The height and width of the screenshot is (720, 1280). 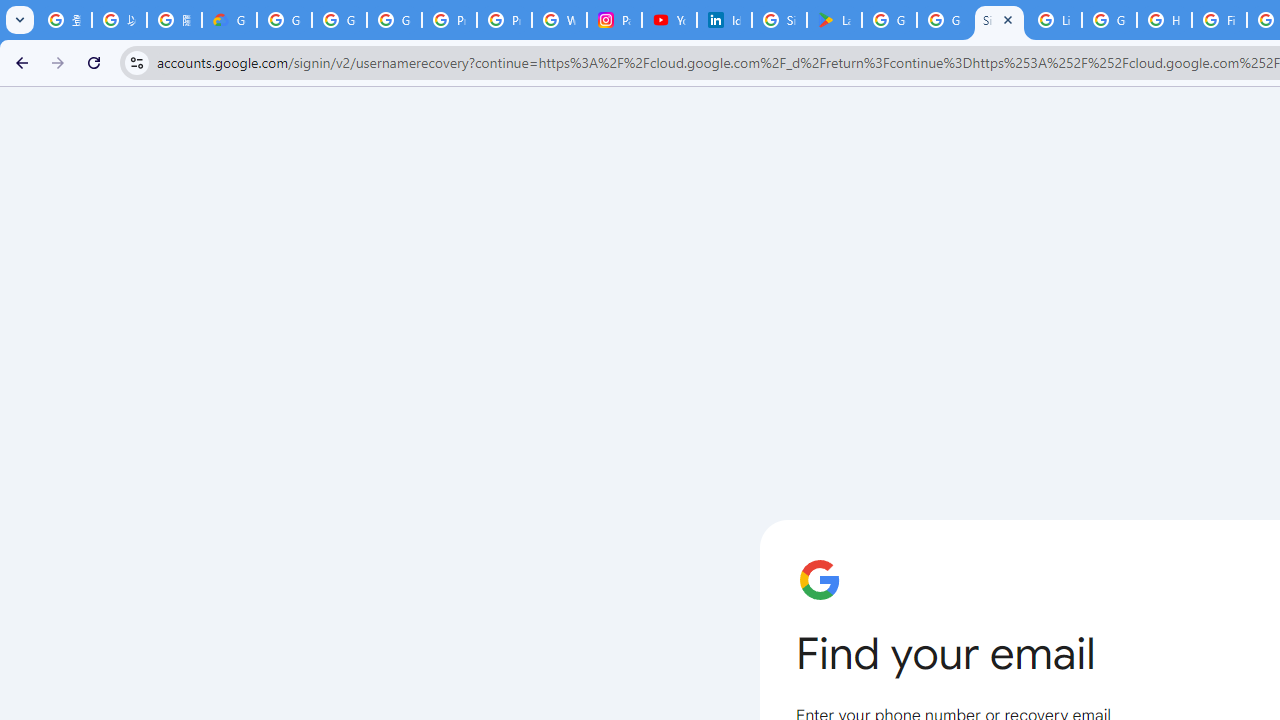 What do you see at coordinates (504, 20) in the screenshot?
I see `'Privacy Help Center - Policies Help'` at bounding box center [504, 20].